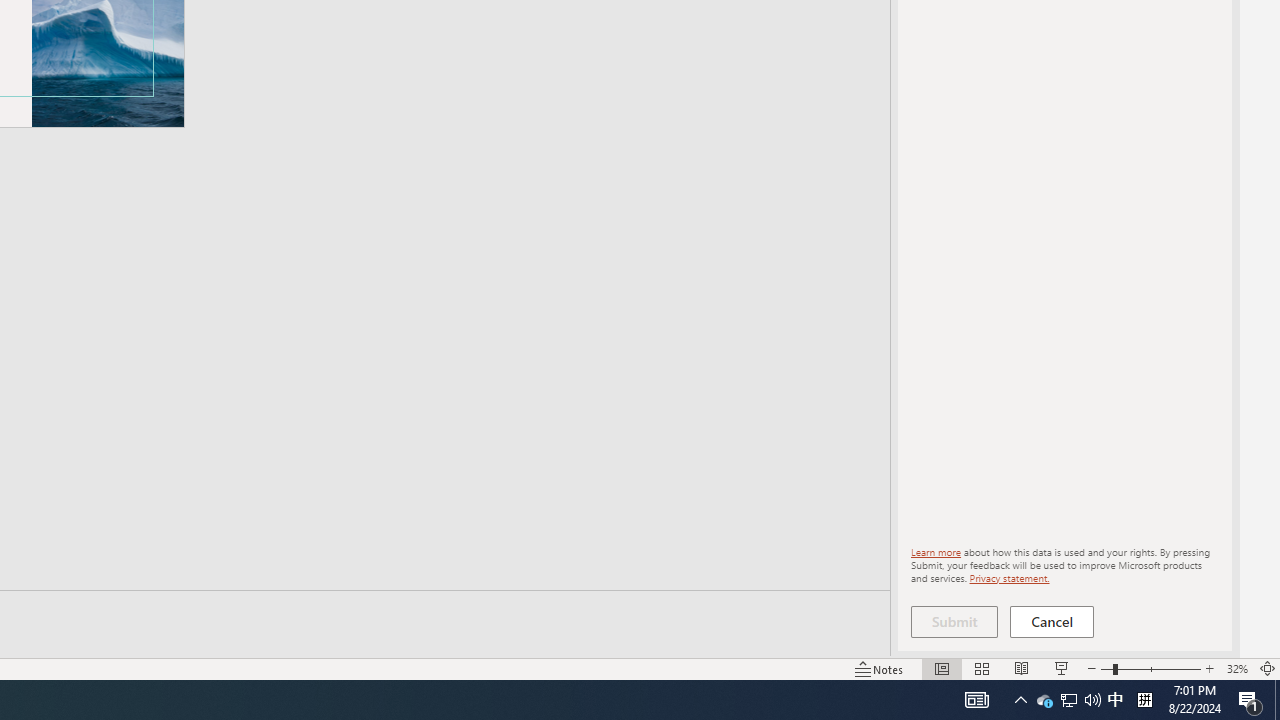 Image resolution: width=1280 pixels, height=720 pixels. I want to click on 'Cancel', so click(1051, 621).